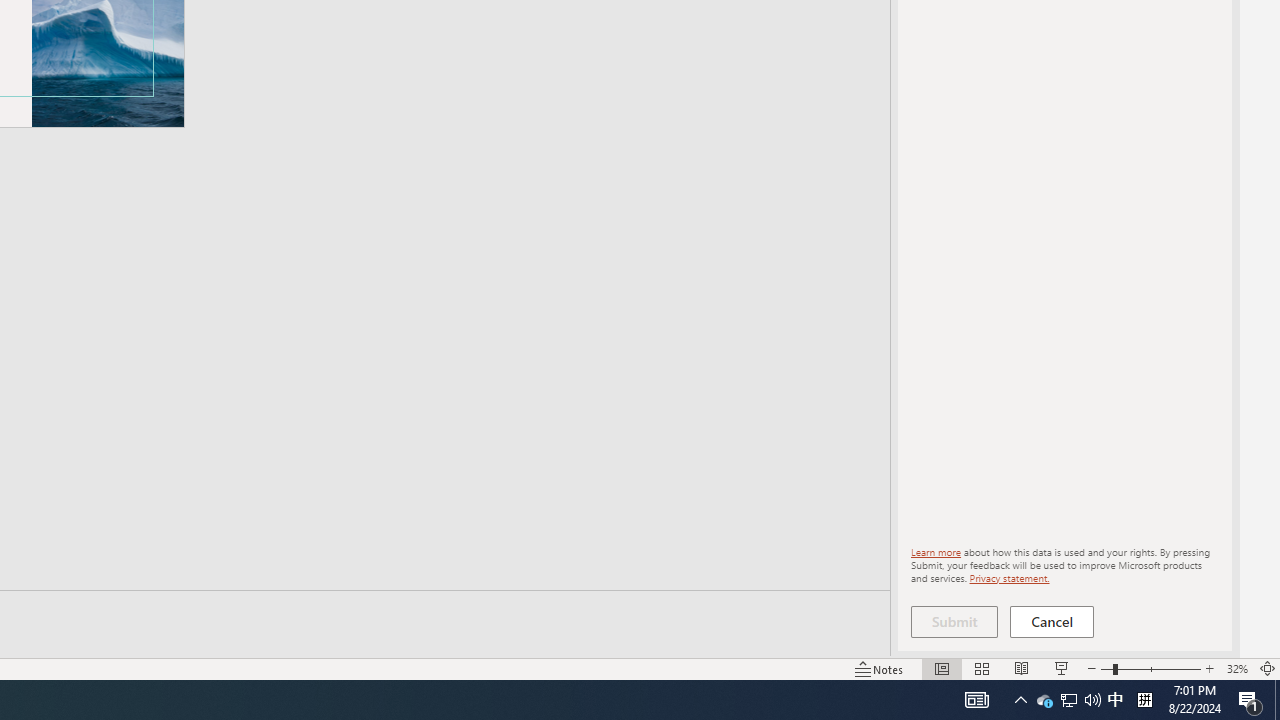 Image resolution: width=1280 pixels, height=720 pixels. I want to click on 'Cancel', so click(1051, 621).